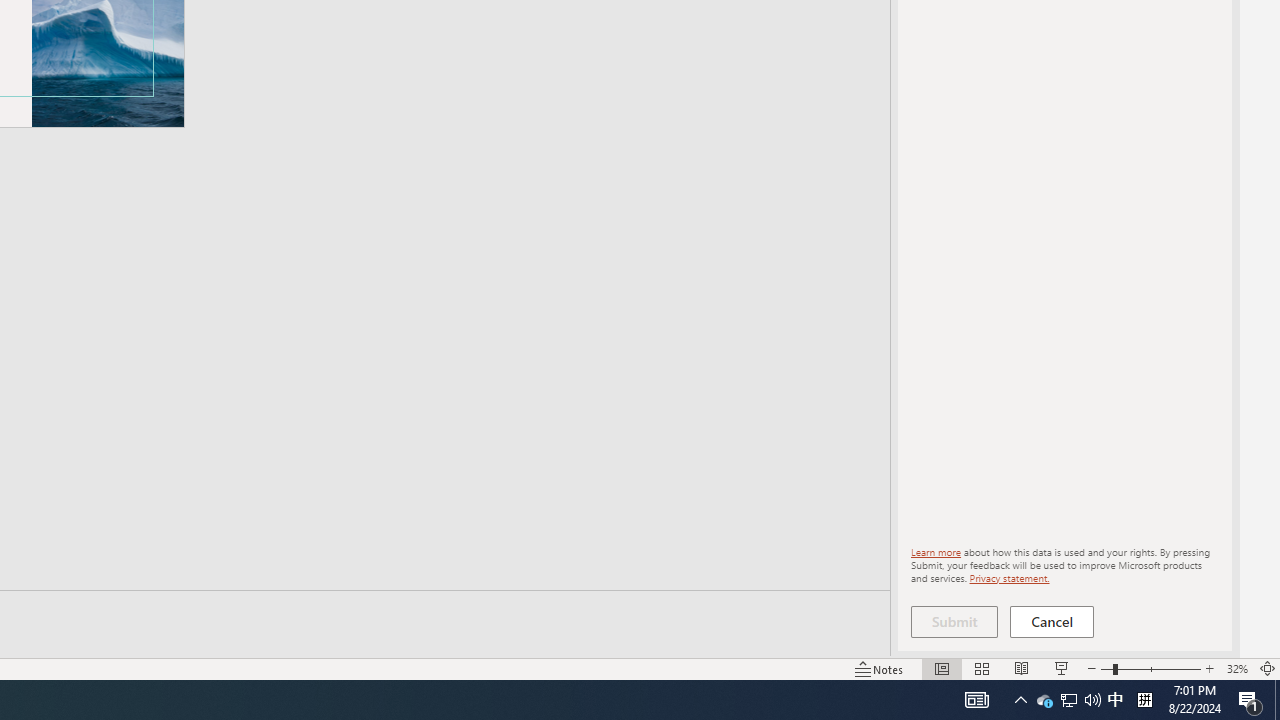 Image resolution: width=1280 pixels, height=720 pixels. I want to click on 'Cancel', so click(1051, 621).